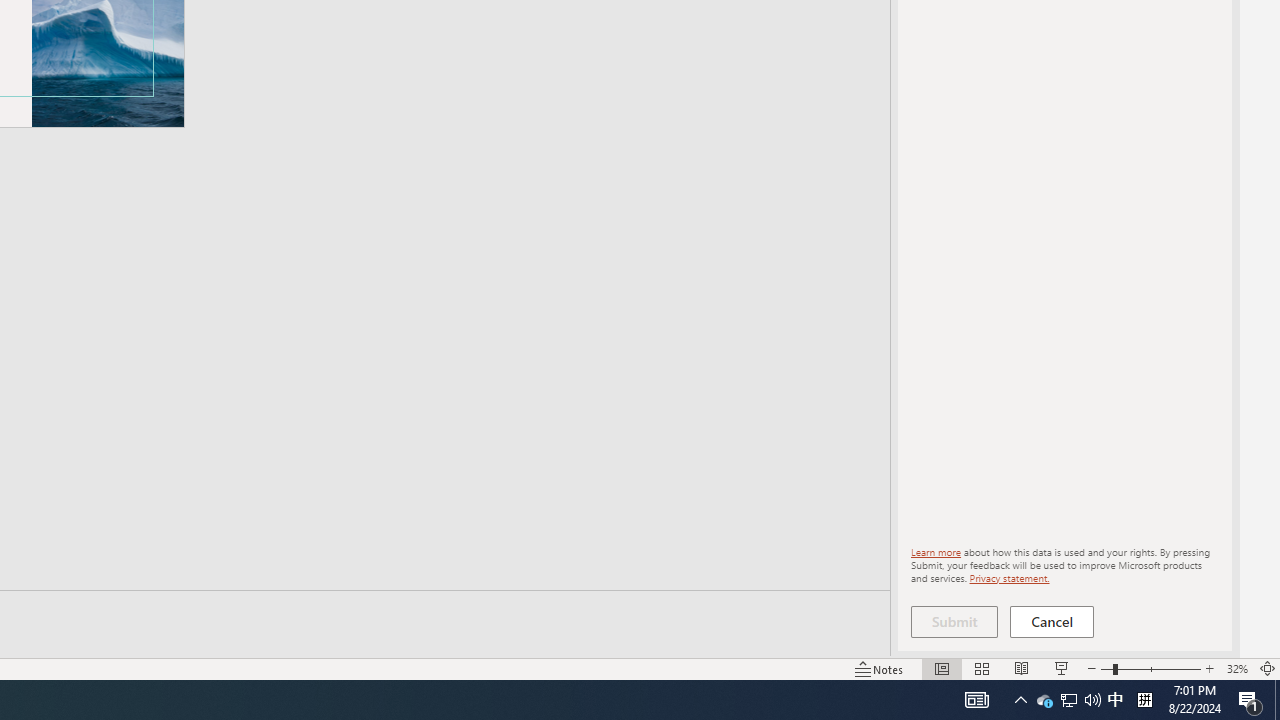 Image resolution: width=1280 pixels, height=720 pixels. I want to click on 'Cancel', so click(1051, 621).